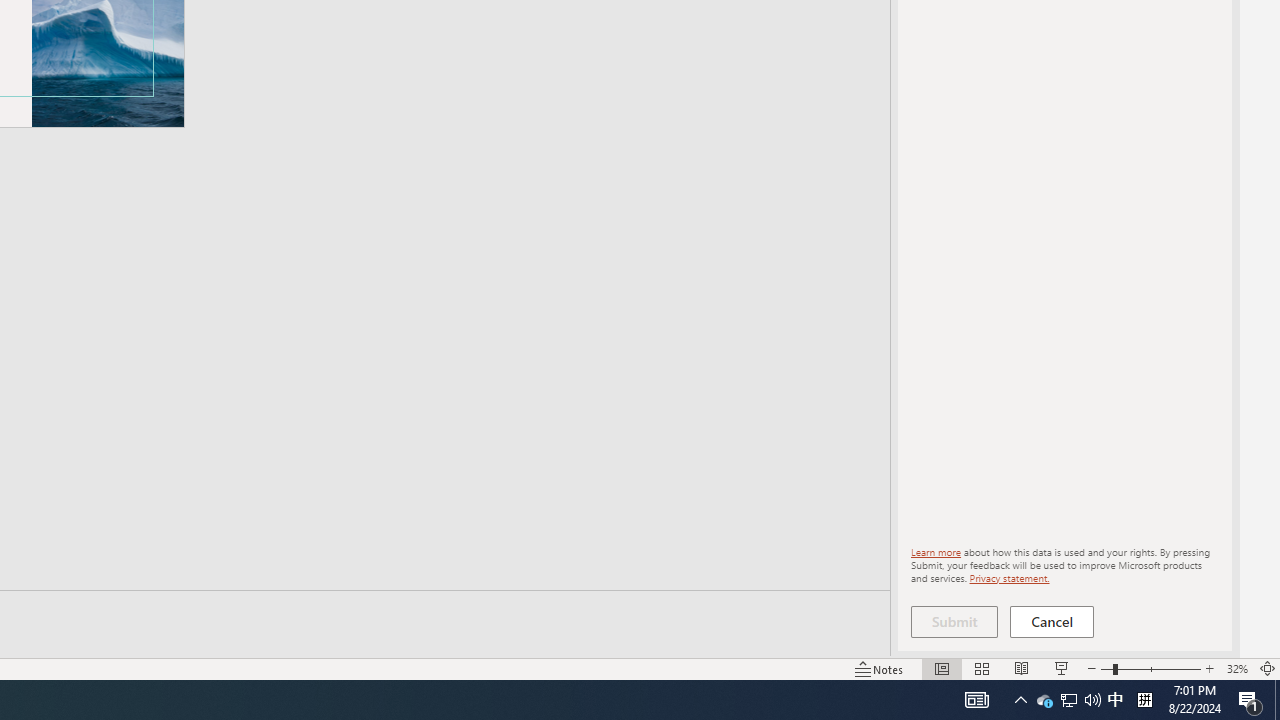 Image resolution: width=1280 pixels, height=720 pixels. I want to click on 'Cancel', so click(1051, 621).